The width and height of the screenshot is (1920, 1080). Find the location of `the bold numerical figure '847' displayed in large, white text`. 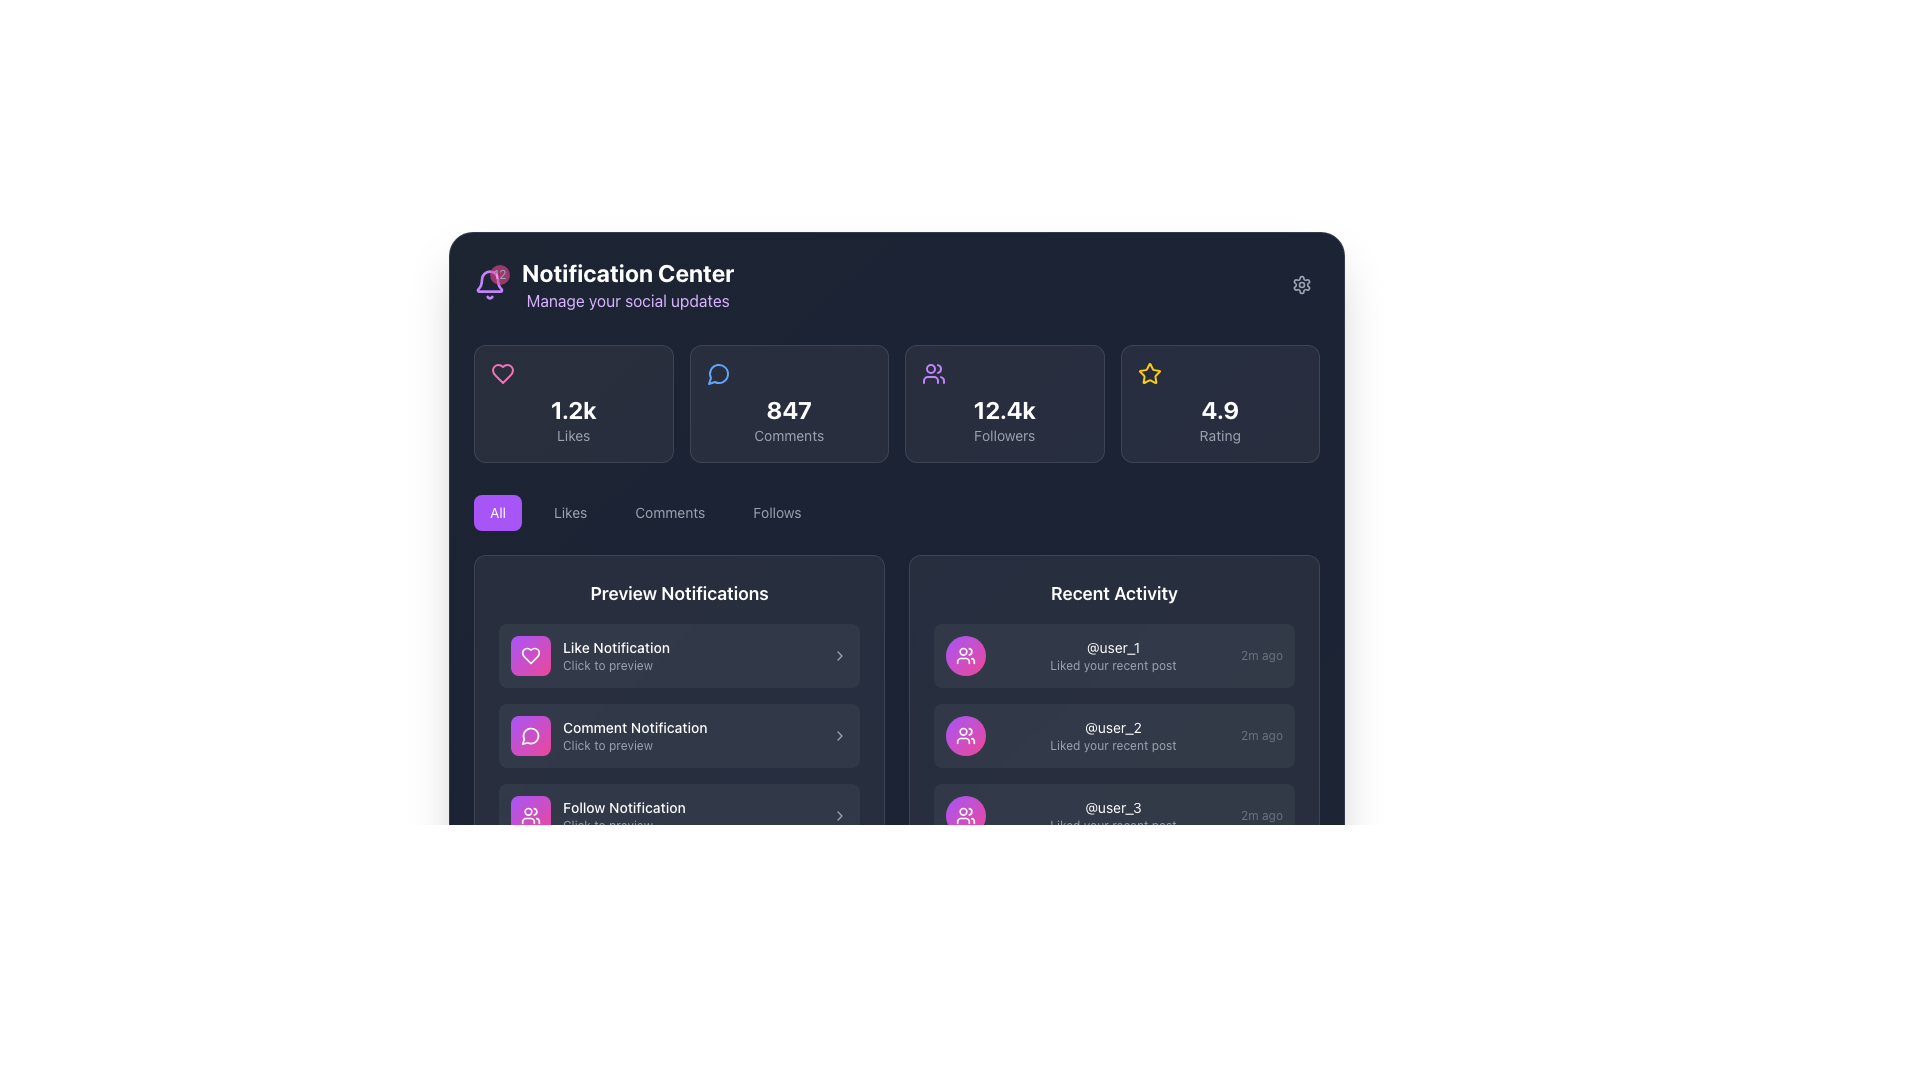

the bold numerical figure '847' displayed in large, white text is located at coordinates (788, 408).